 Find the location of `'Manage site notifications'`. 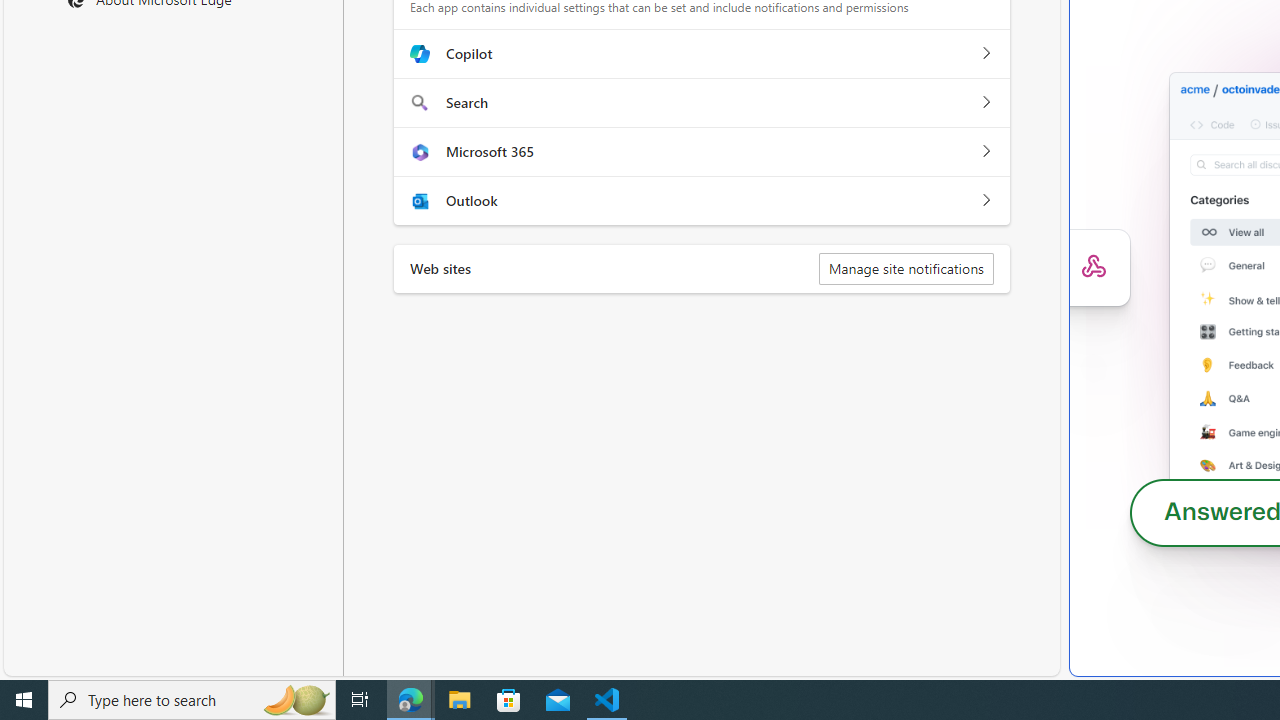

'Manage site notifications' is located at coordinates (905, 267).